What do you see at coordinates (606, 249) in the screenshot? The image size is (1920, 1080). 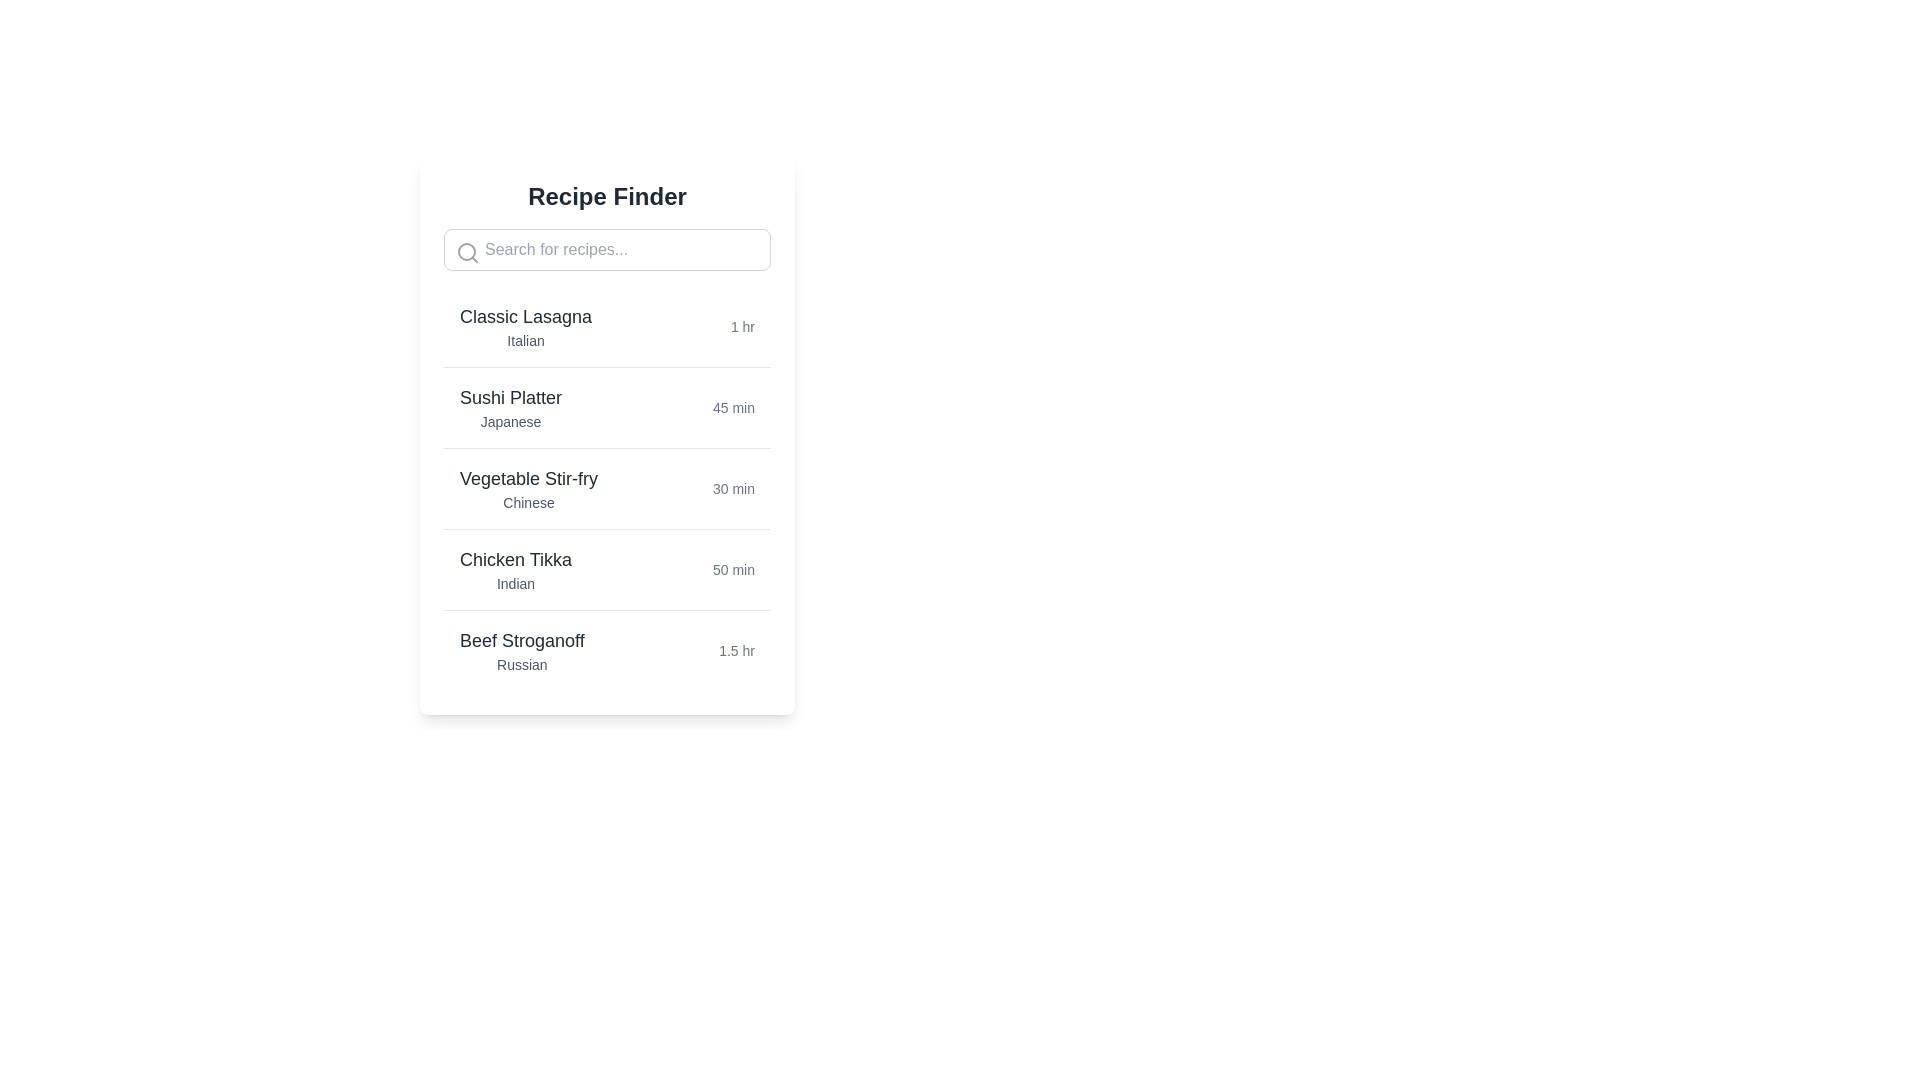 I see `the text input field for searching recipes, located beneath the 'Recipe Finder' title` at bounding box center [606, 249].